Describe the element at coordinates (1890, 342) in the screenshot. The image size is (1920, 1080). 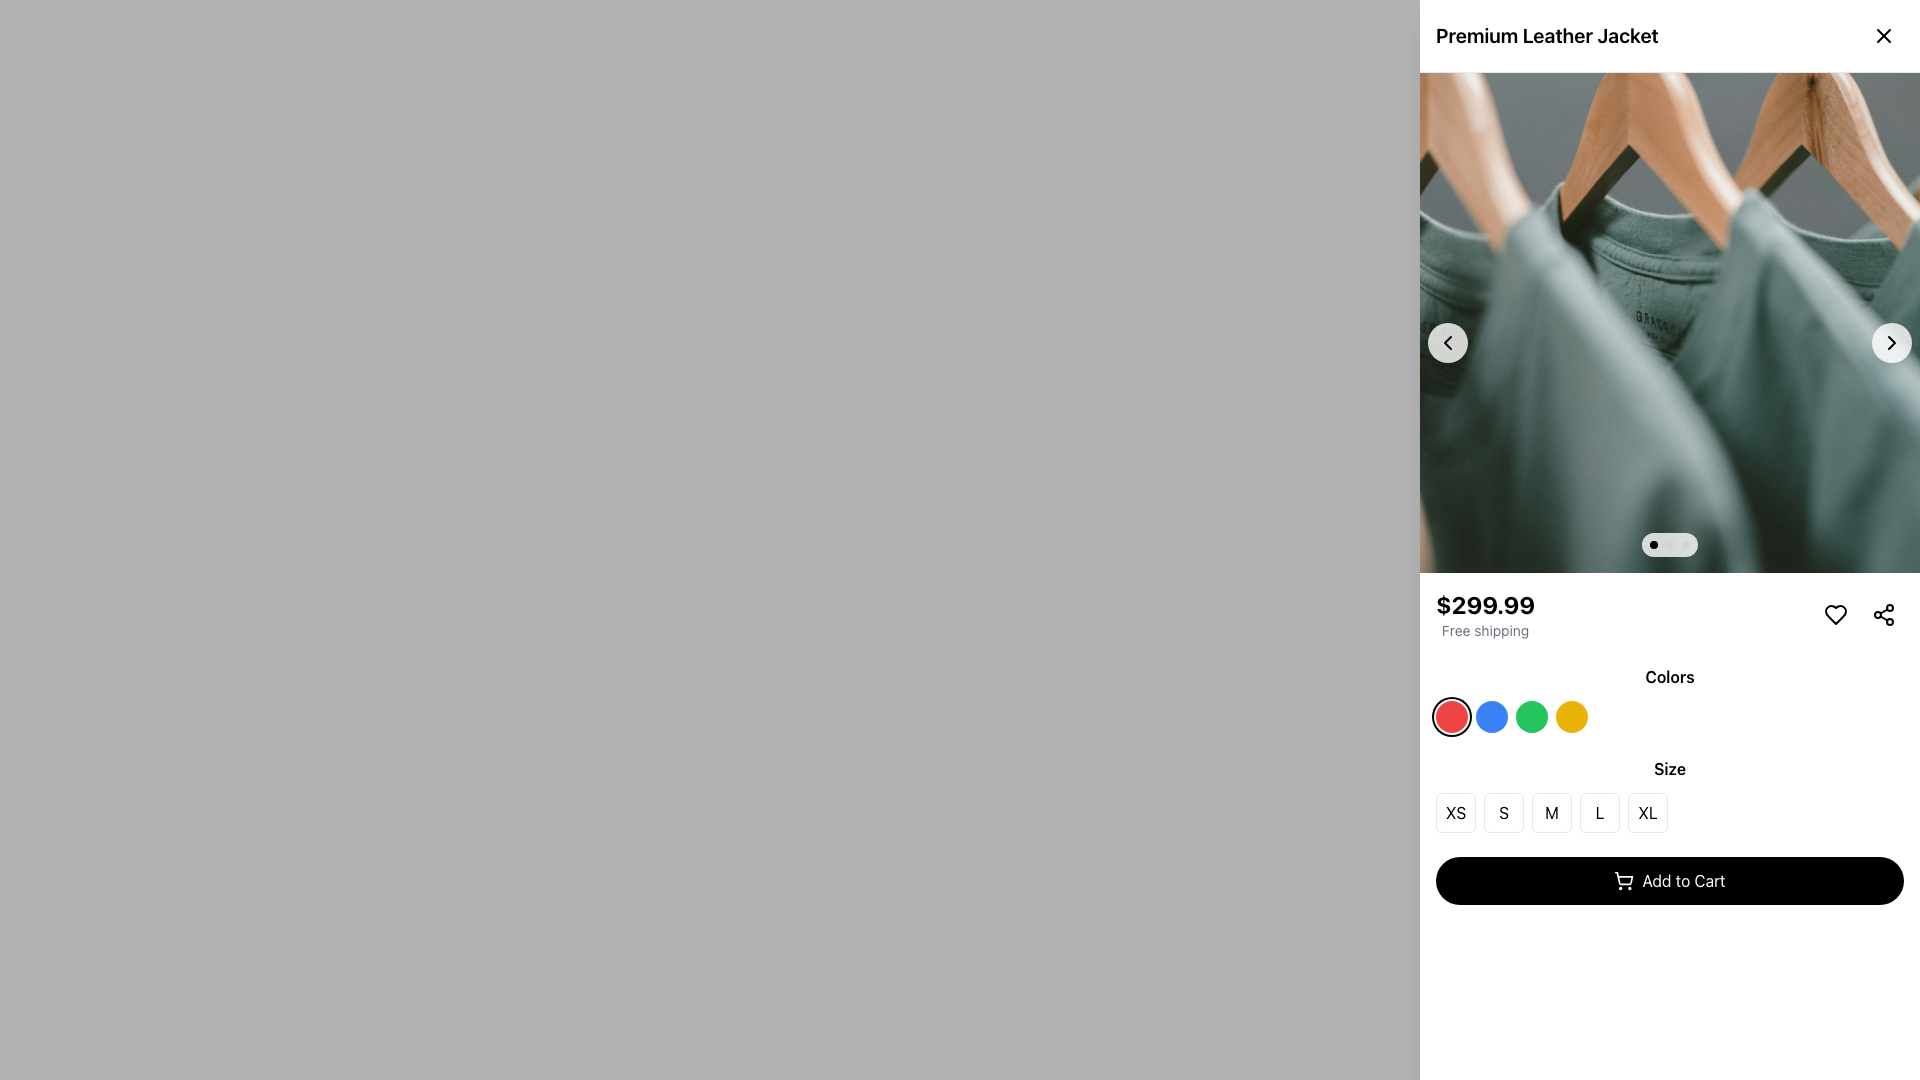
I see `the IconButton, which is a right-pointing chevron styled in a light semi-transparent white rounded button located in the top-right region of the interface` at that location.